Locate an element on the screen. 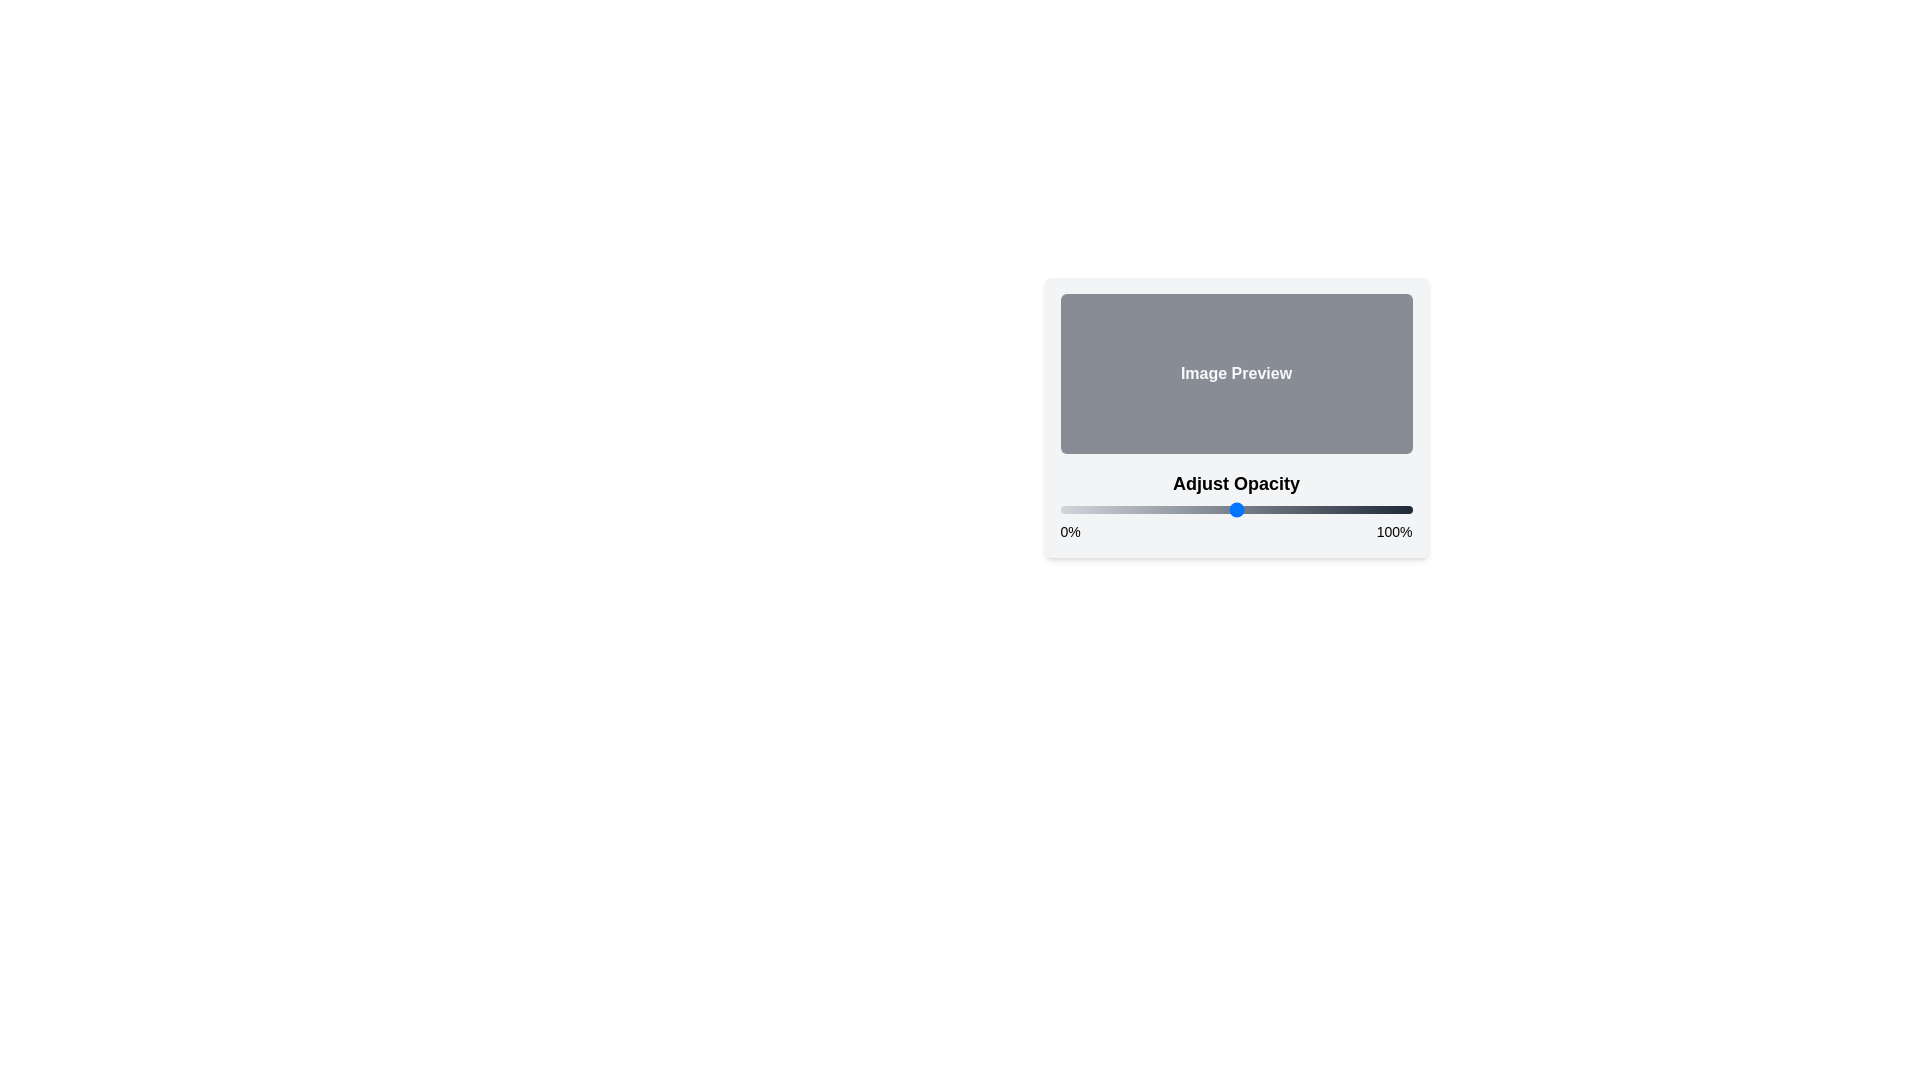 The width and height of the screenshot is (1920, 1080). the opacity is located at coordinates (1274, 508).